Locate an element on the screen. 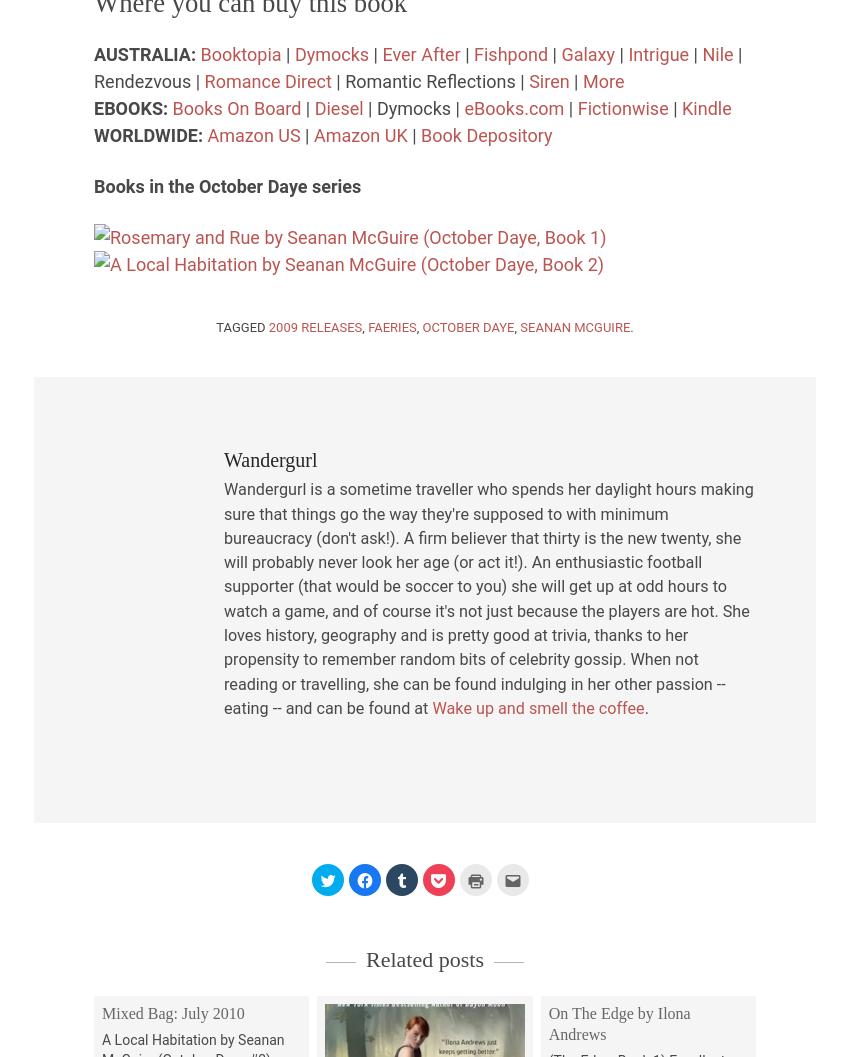 The height and width of the screenshot is (1057, 850). 'More' is located at coordinates (581, 79).